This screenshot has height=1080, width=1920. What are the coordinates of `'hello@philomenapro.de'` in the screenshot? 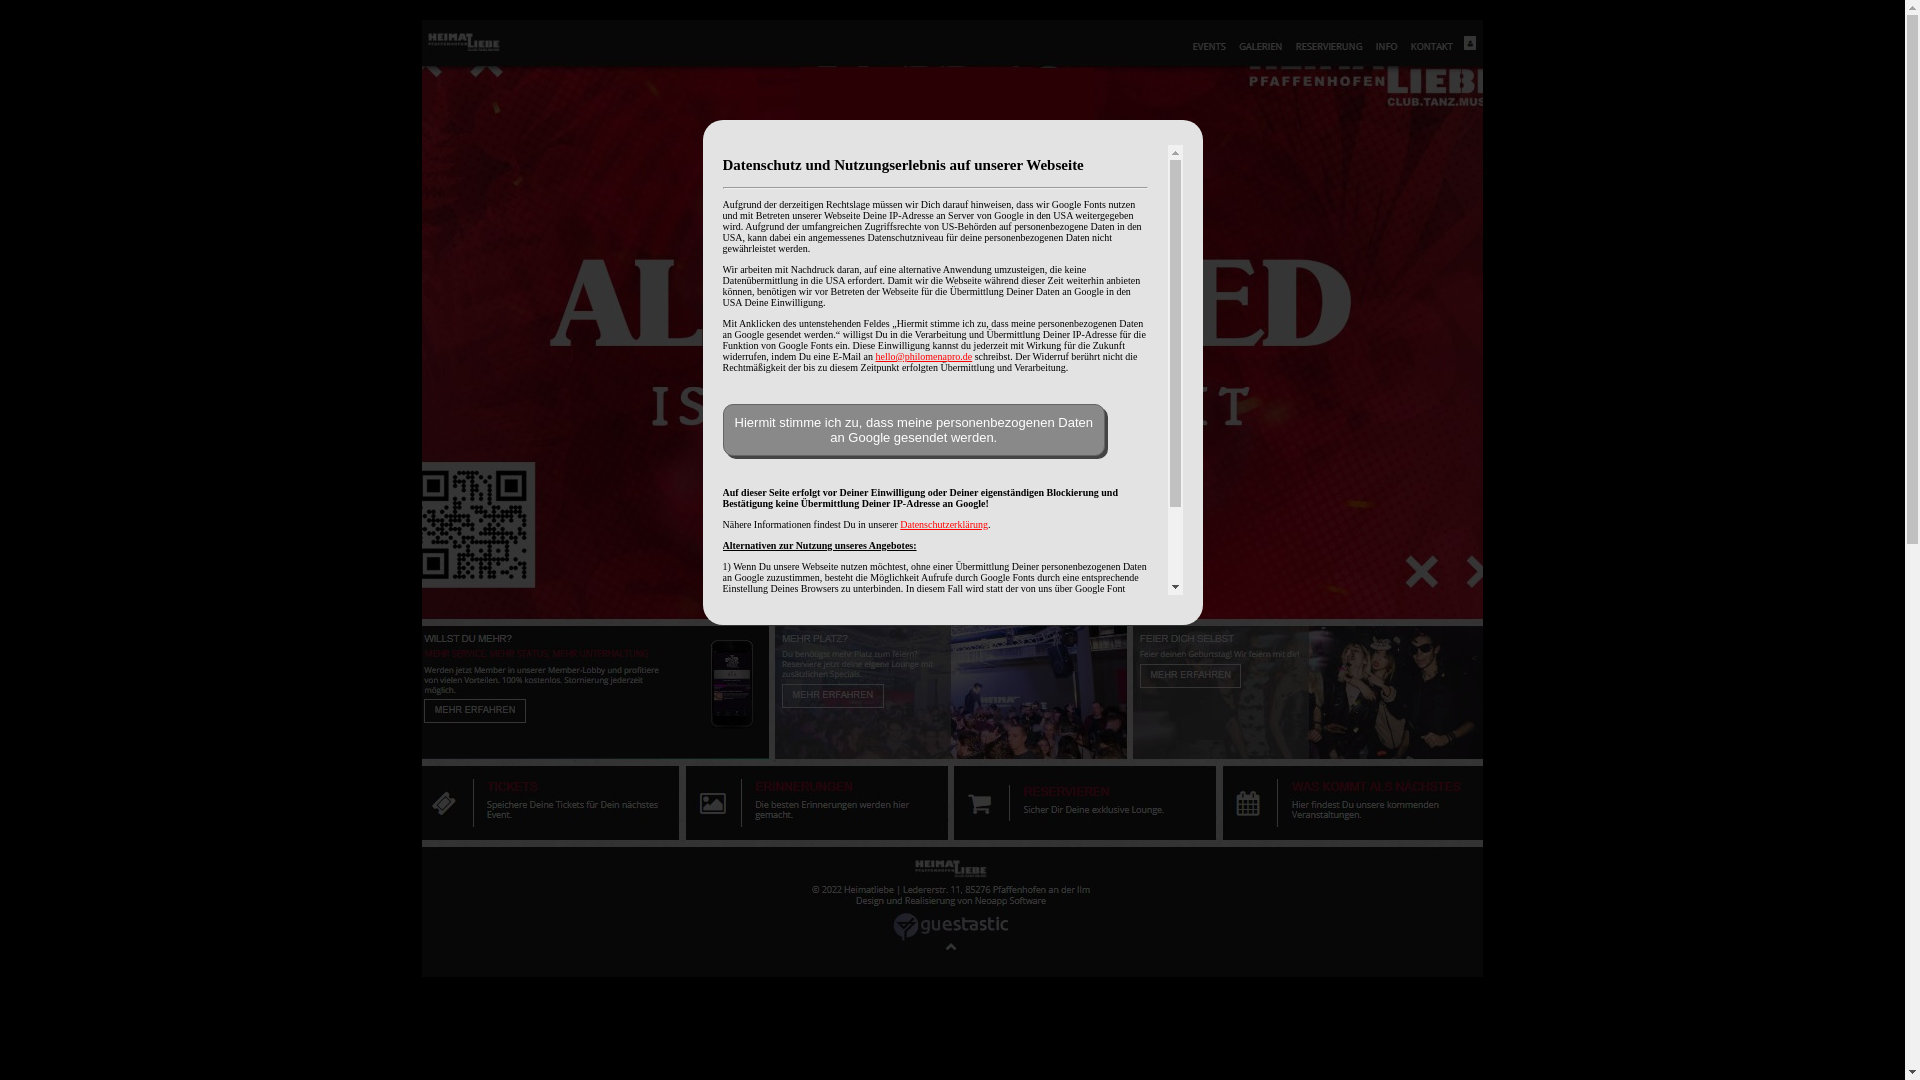 It's located at (923, 355).